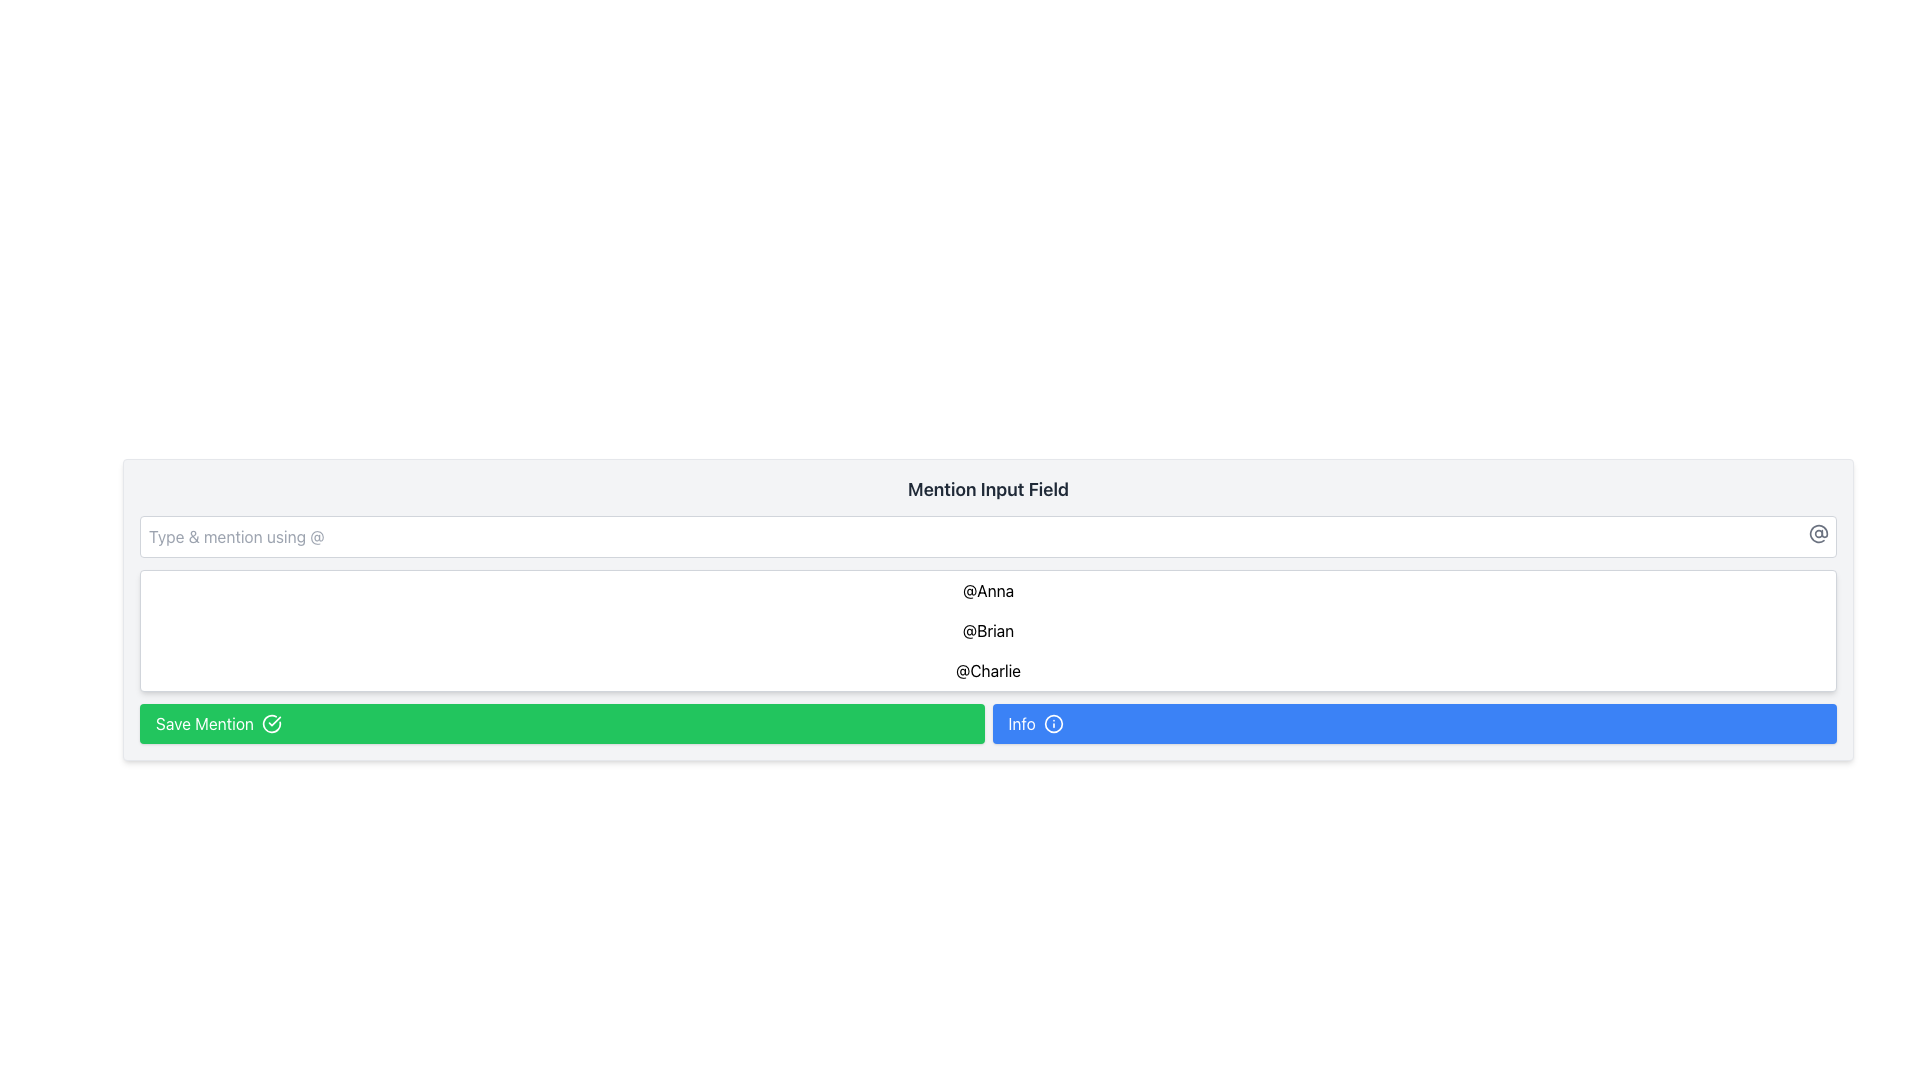  What do you see at coordinates (988, 631) in the screenshot?
I see `the selectable text element with hover styling that is positioned between '@Anna' above and '@Charlie' below` at bounding box center [988, 631].